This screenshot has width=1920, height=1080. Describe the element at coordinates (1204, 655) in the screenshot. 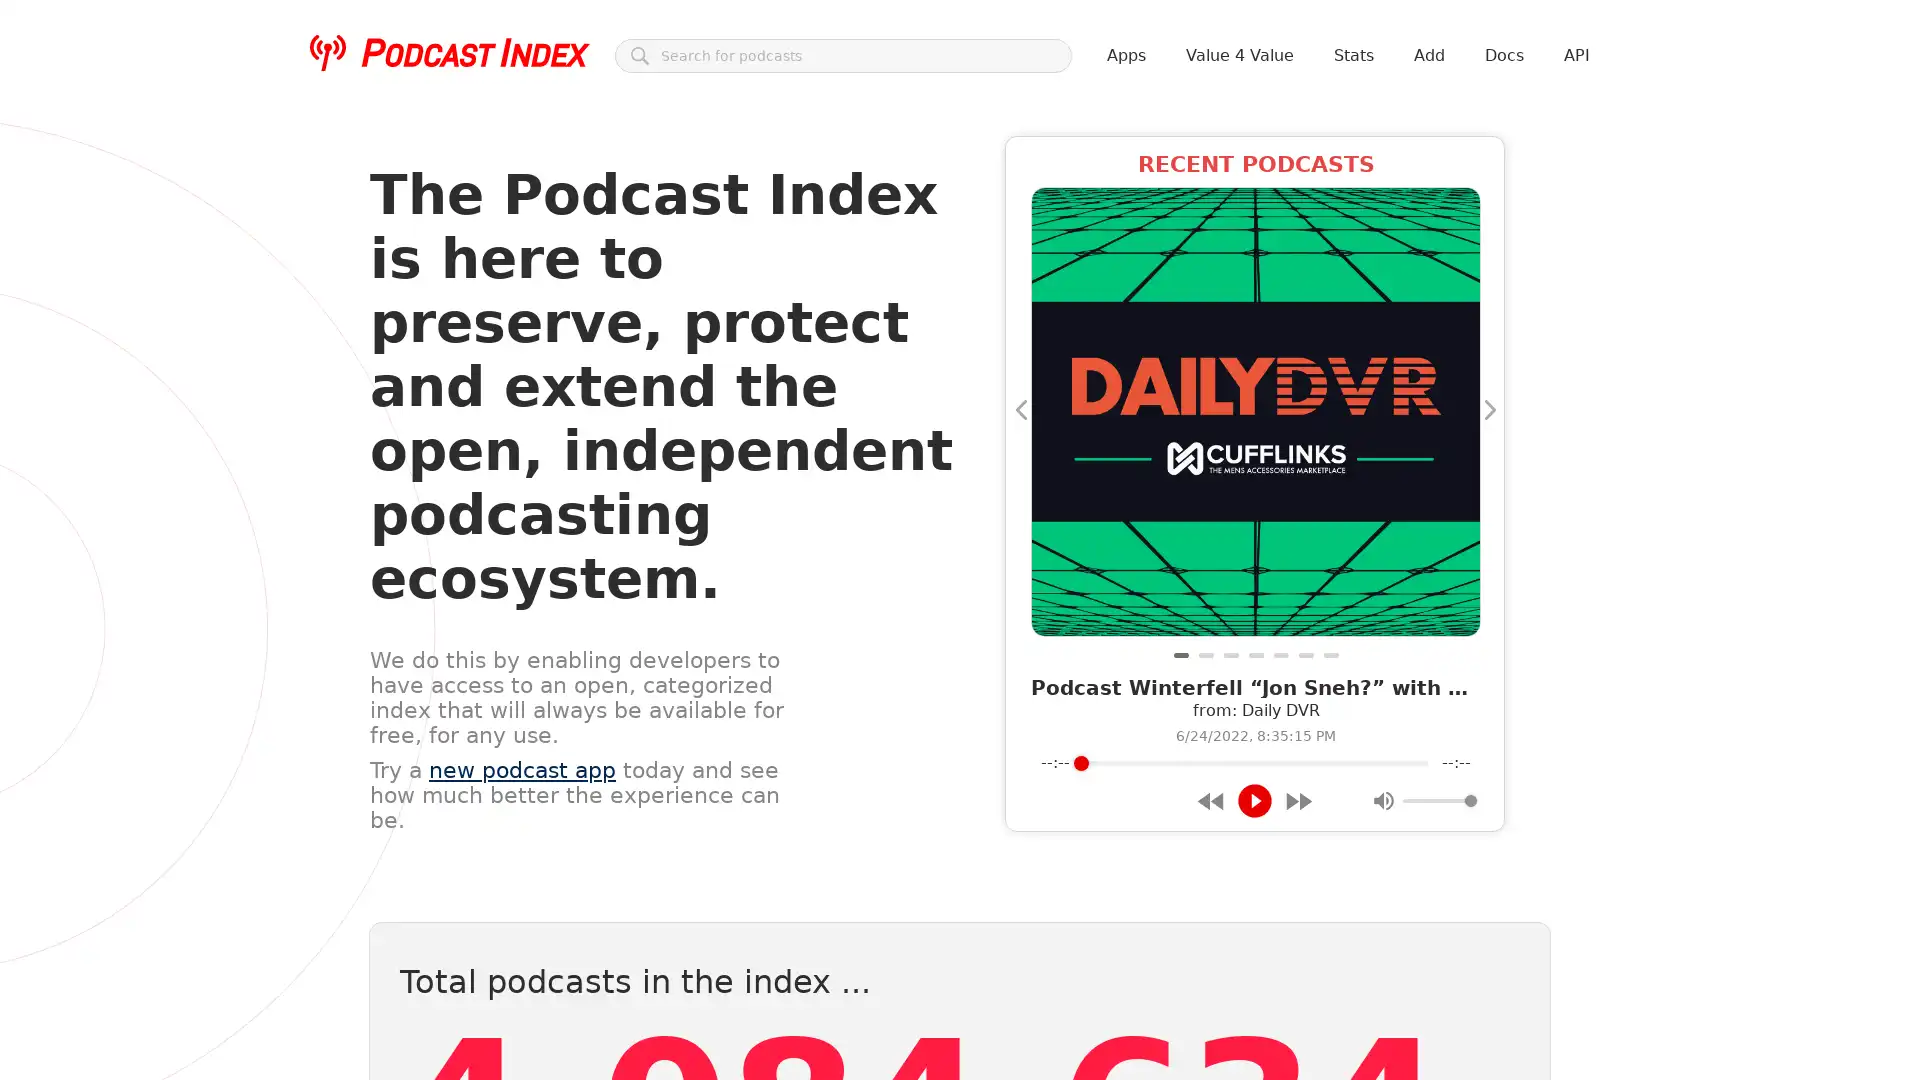

I see `Low Bar Radio. 6.22.22` at that location.